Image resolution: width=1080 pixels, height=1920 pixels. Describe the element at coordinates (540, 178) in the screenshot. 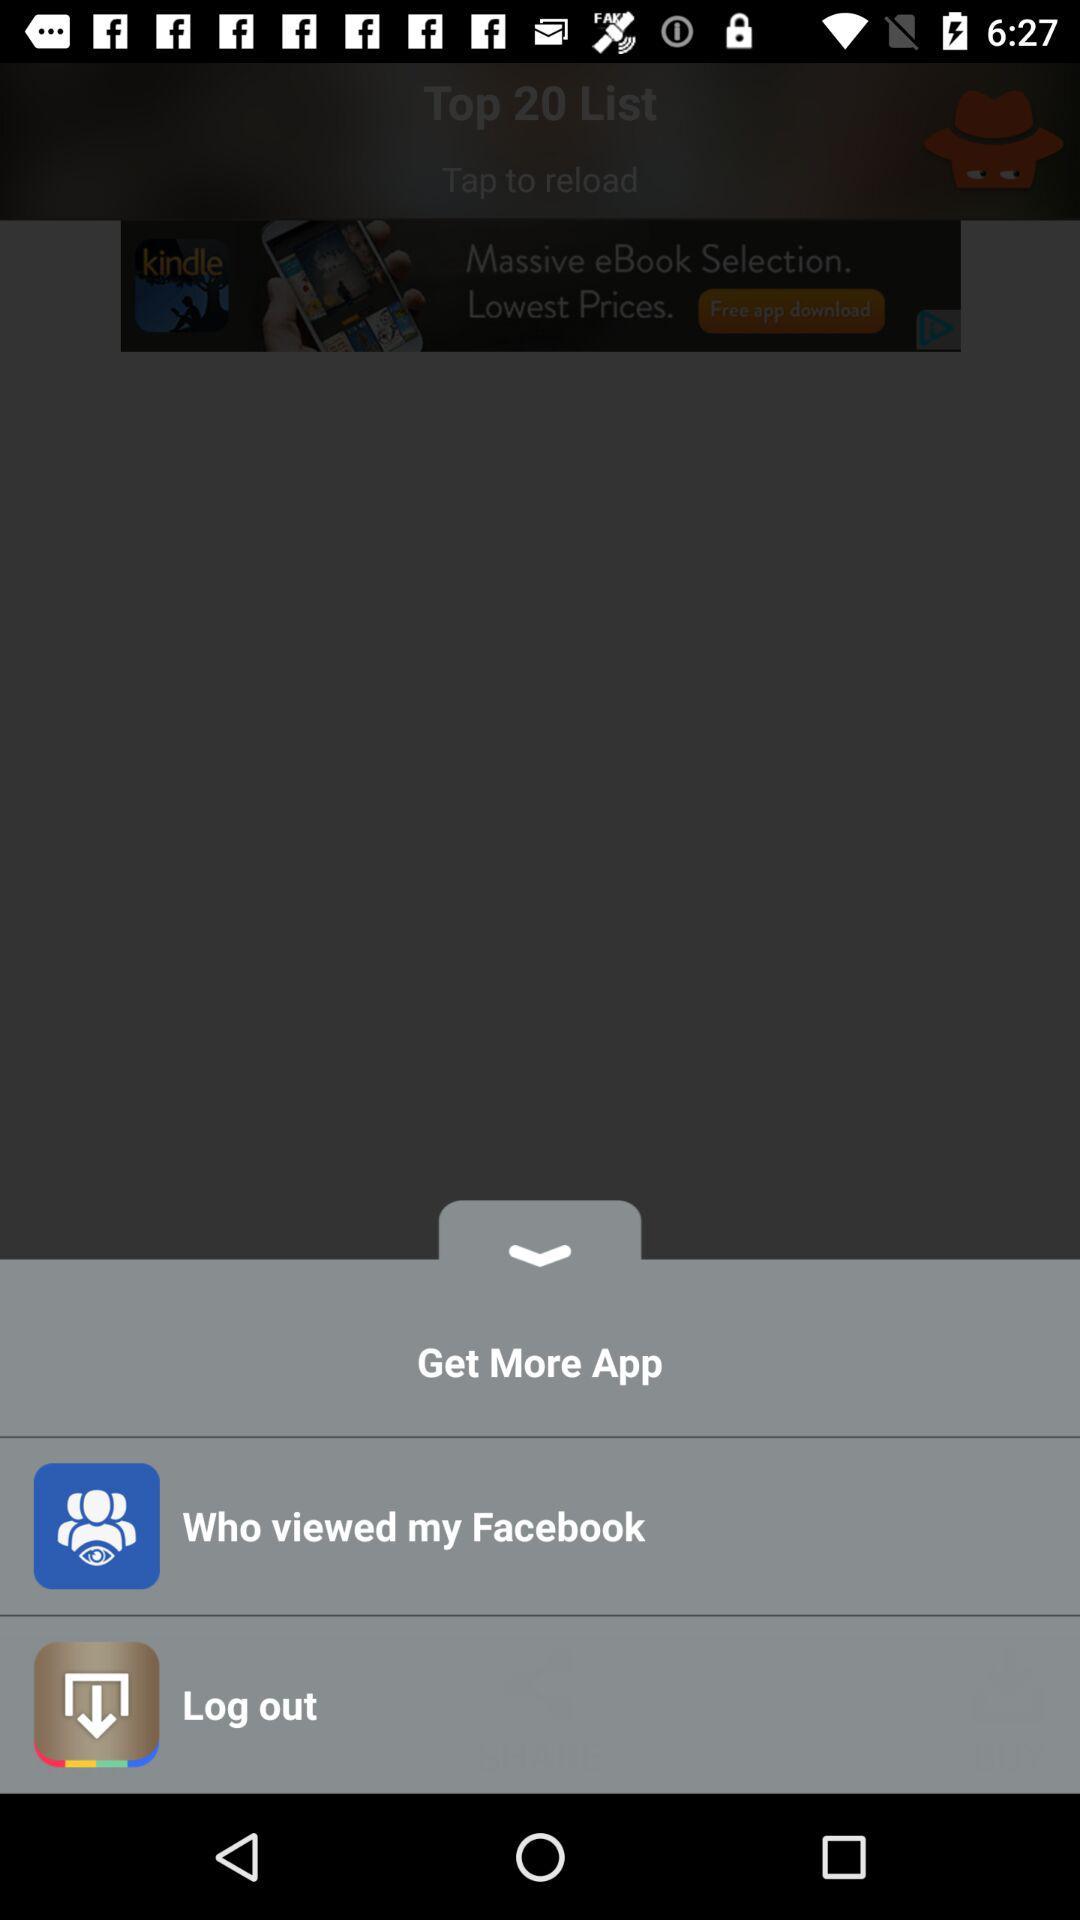

I see `the tap to reload icon` at that location.